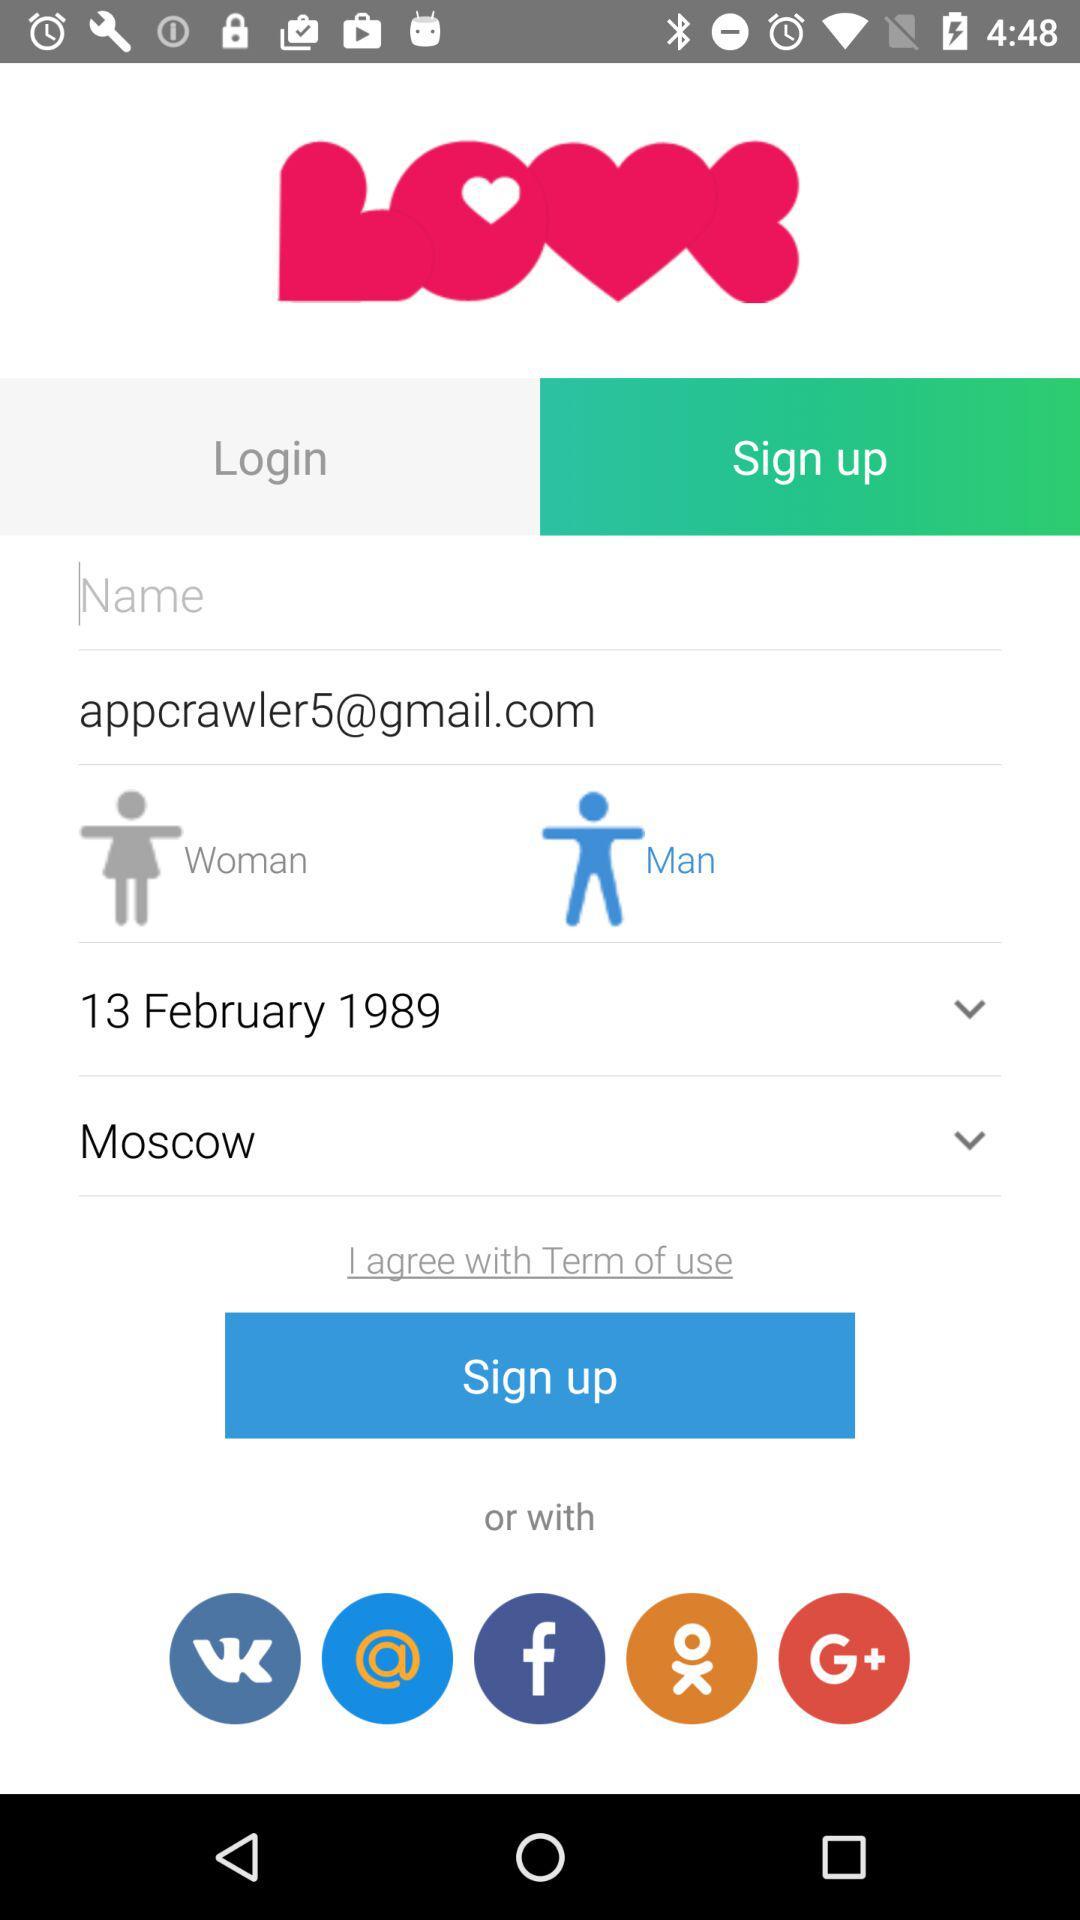  Describe the element at coordinates (690, 1658) in the screenshot. I see `sign in option` at that location.